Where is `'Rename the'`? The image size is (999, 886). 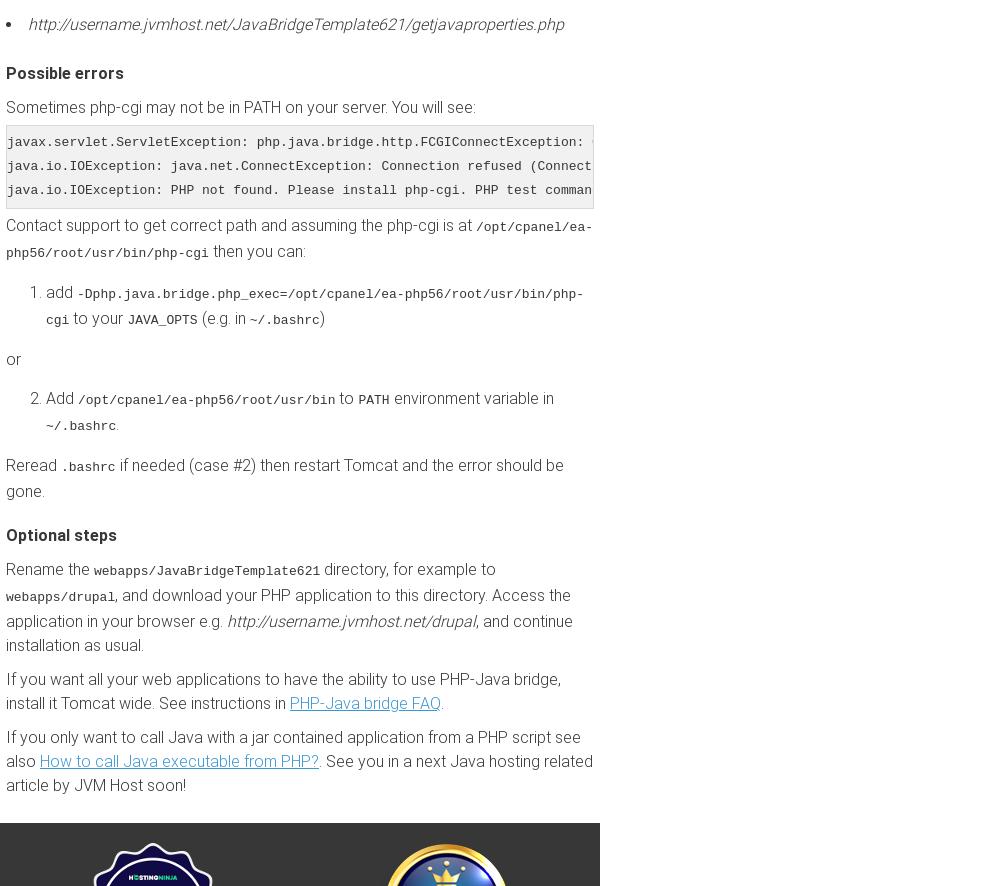
'Rename the' is located at coordinates (50, 569).